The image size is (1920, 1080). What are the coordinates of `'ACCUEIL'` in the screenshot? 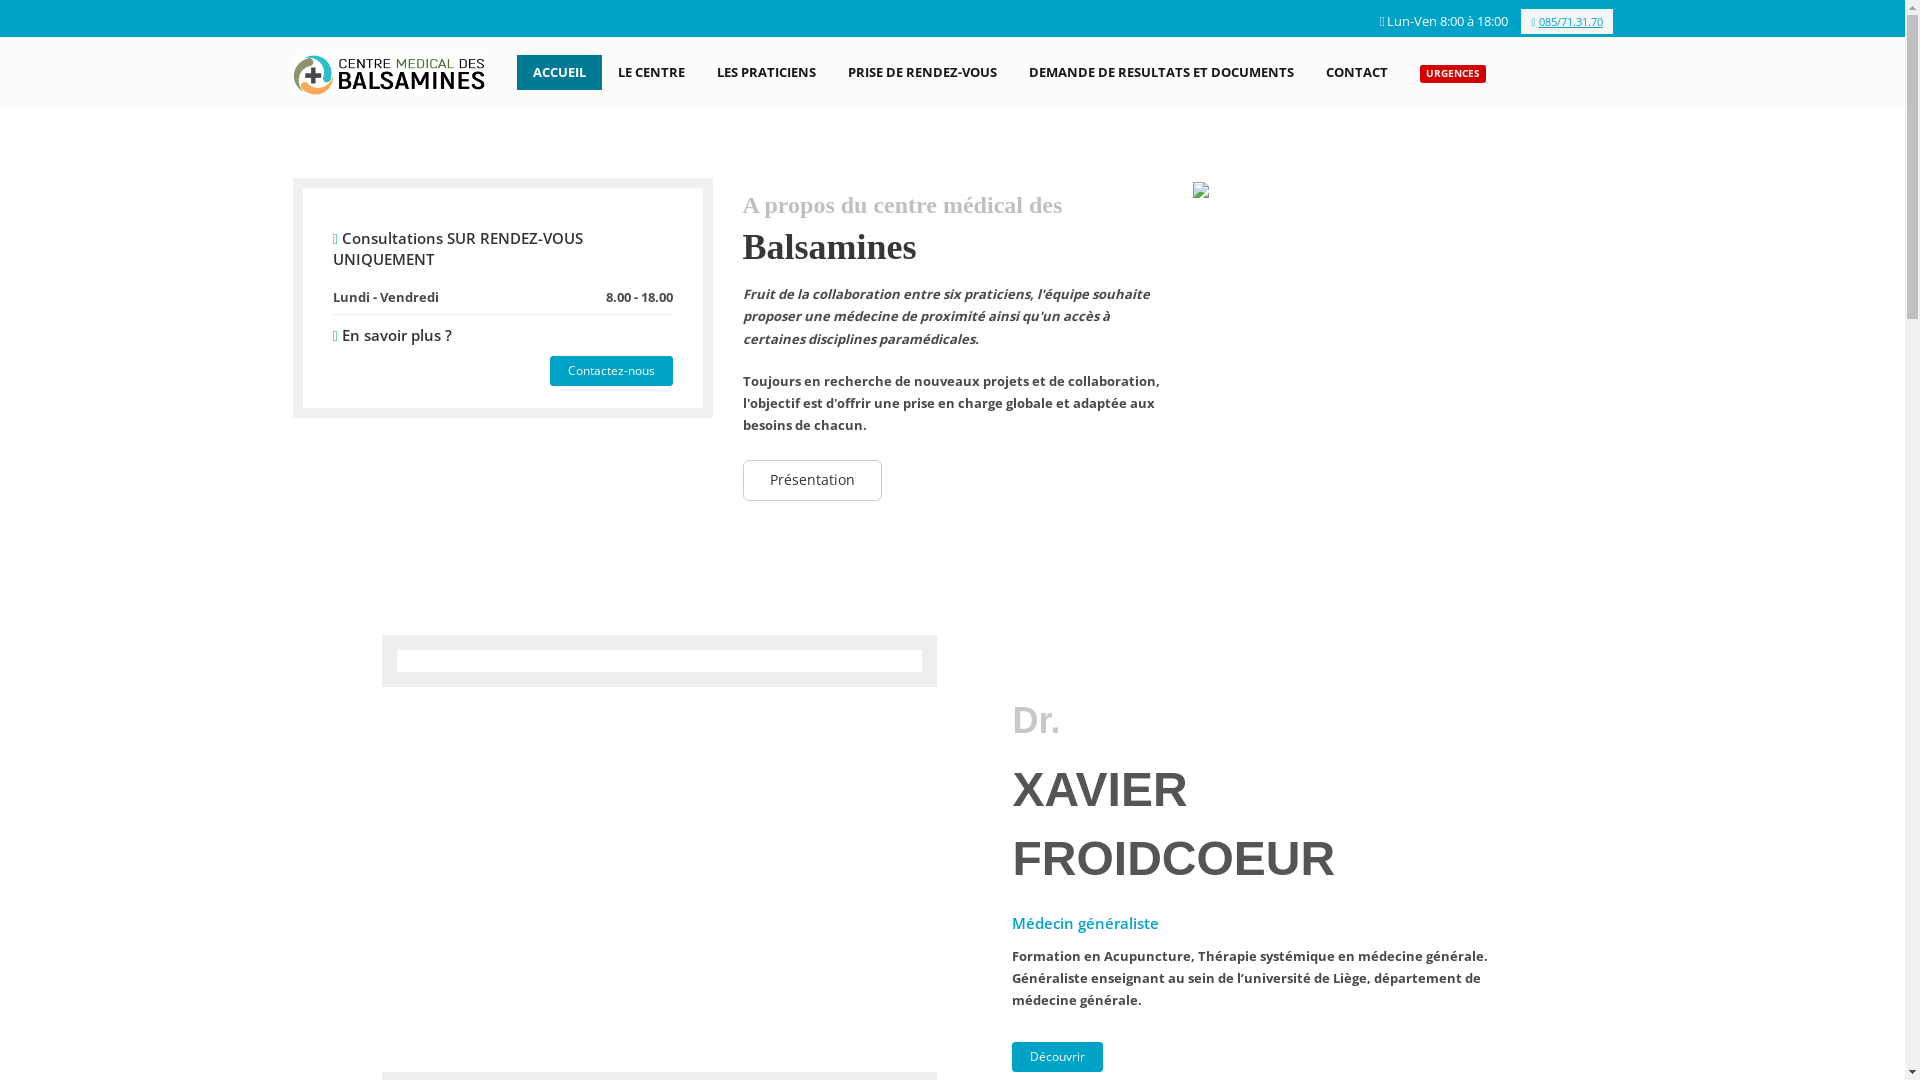 It's located at (517, 71).